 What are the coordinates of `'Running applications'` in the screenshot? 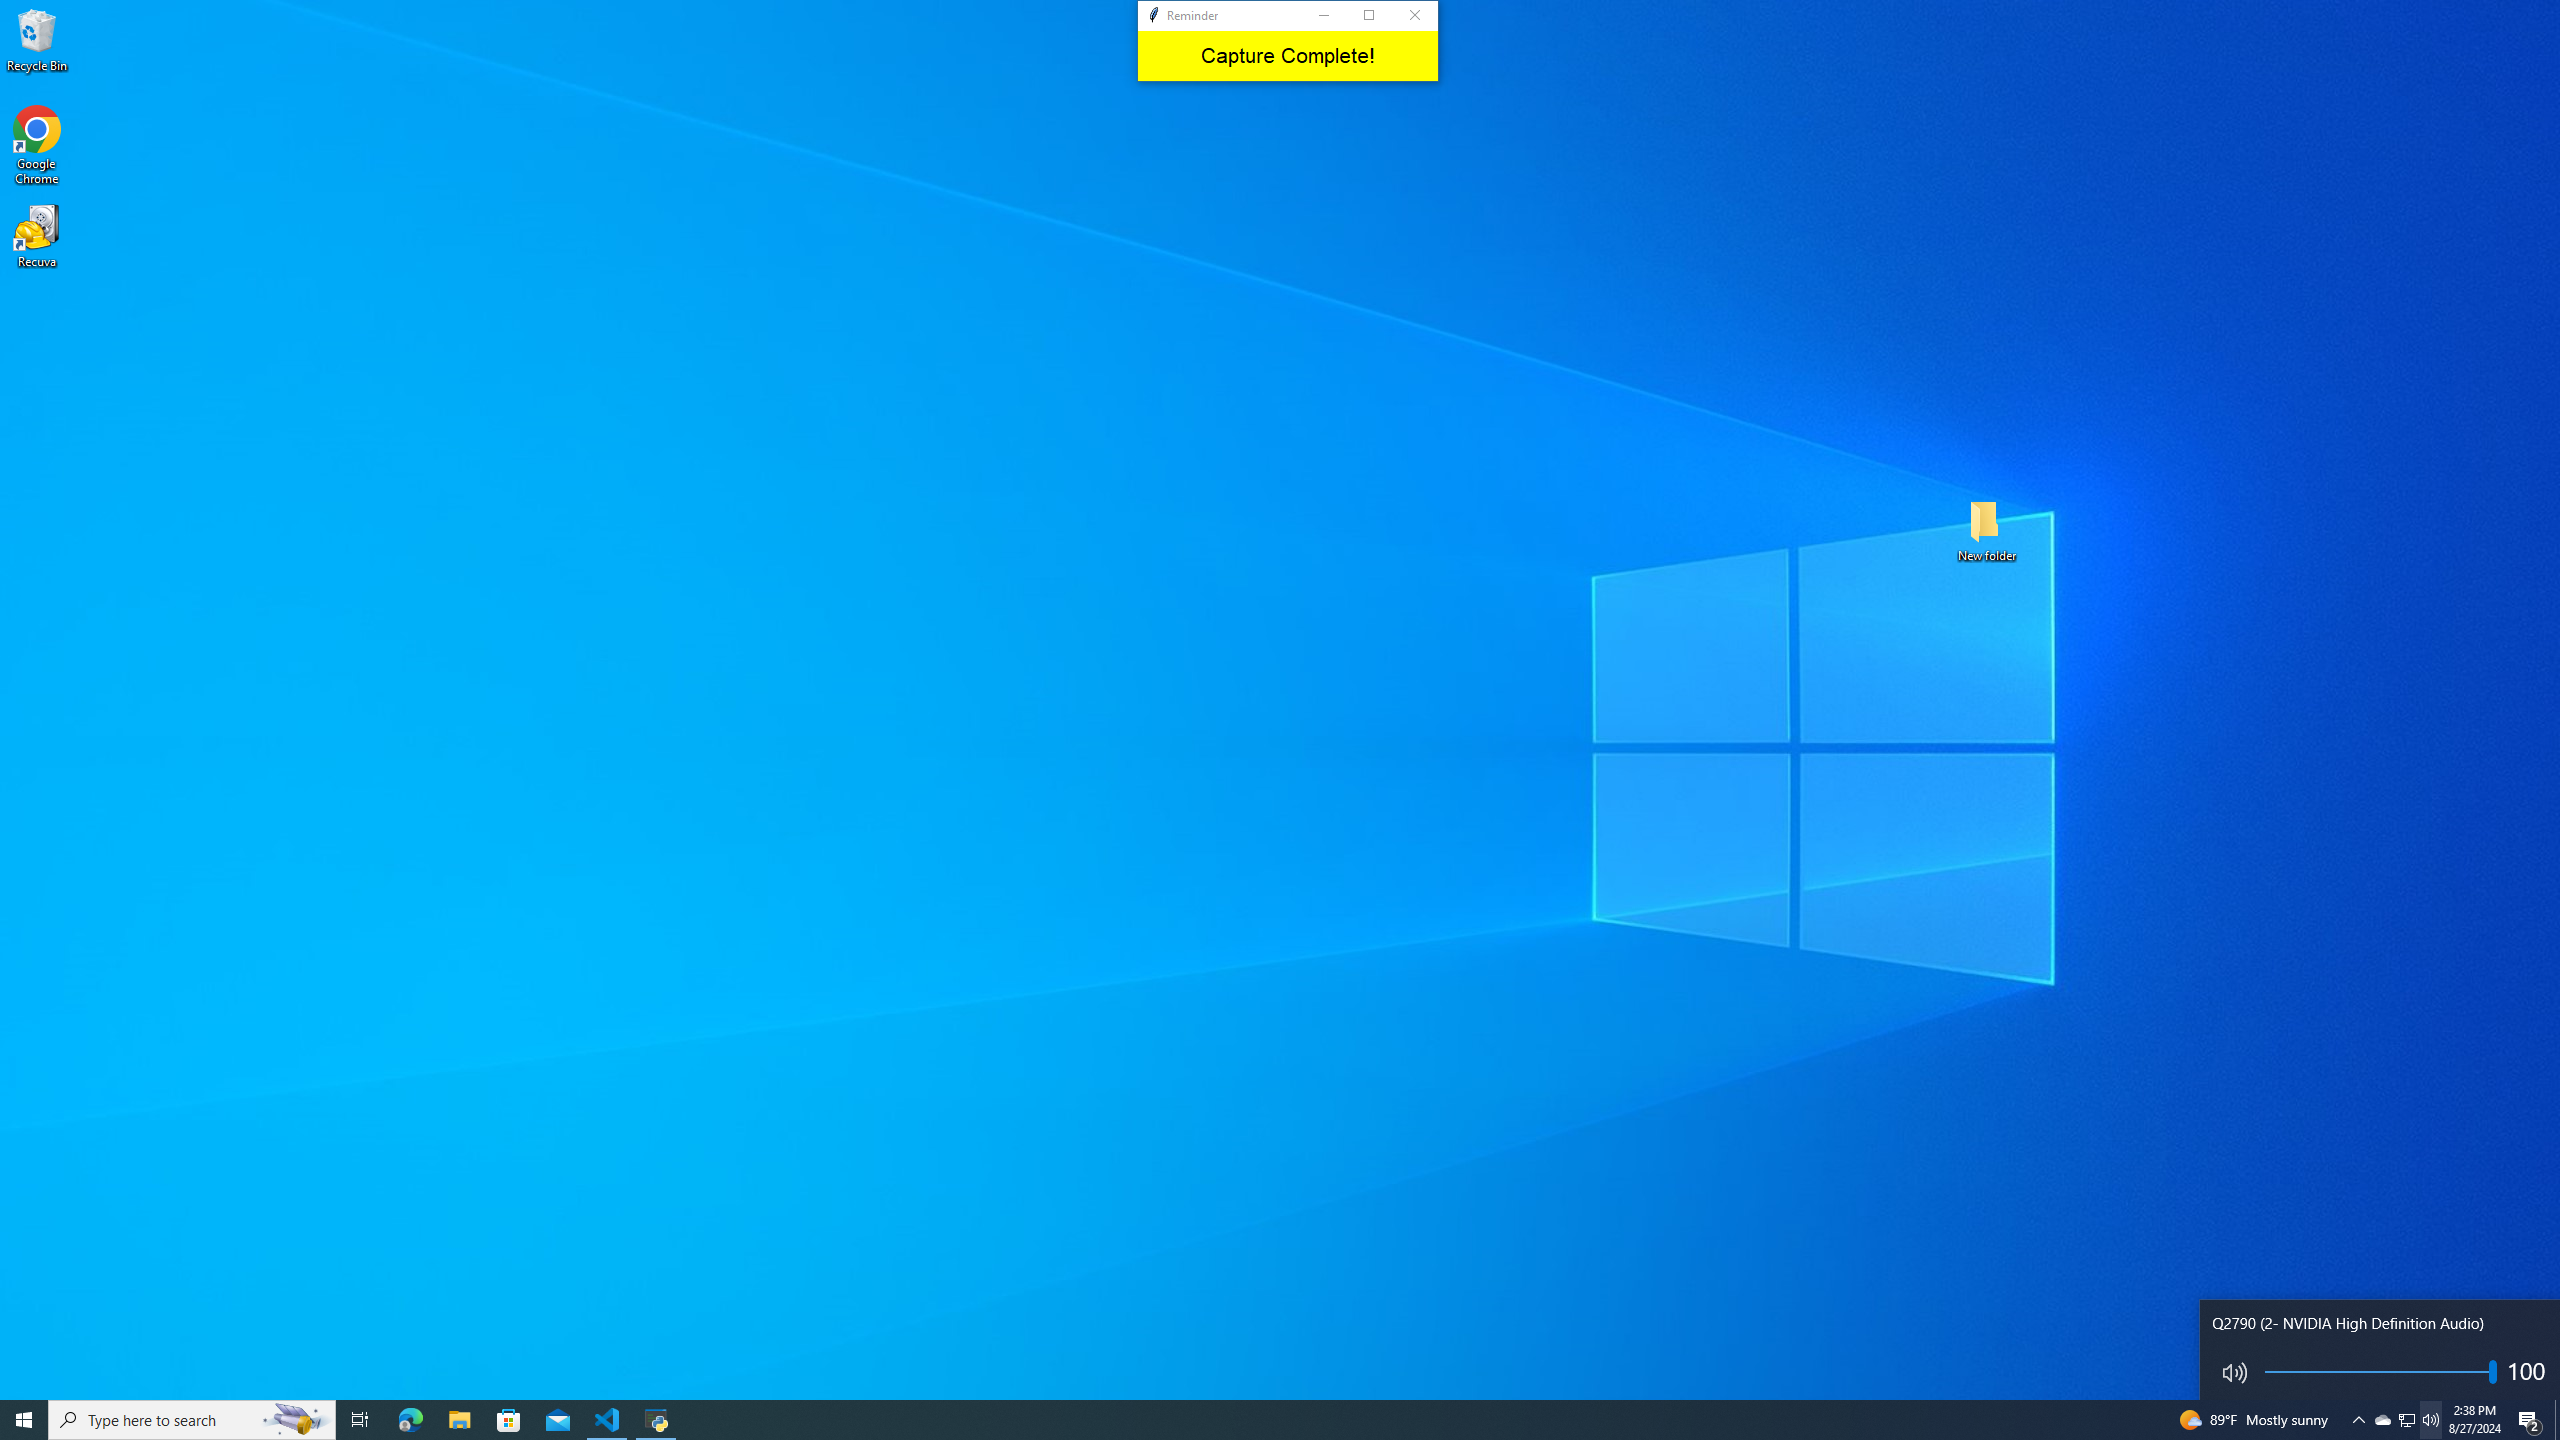 It's located at (1261, 1418).